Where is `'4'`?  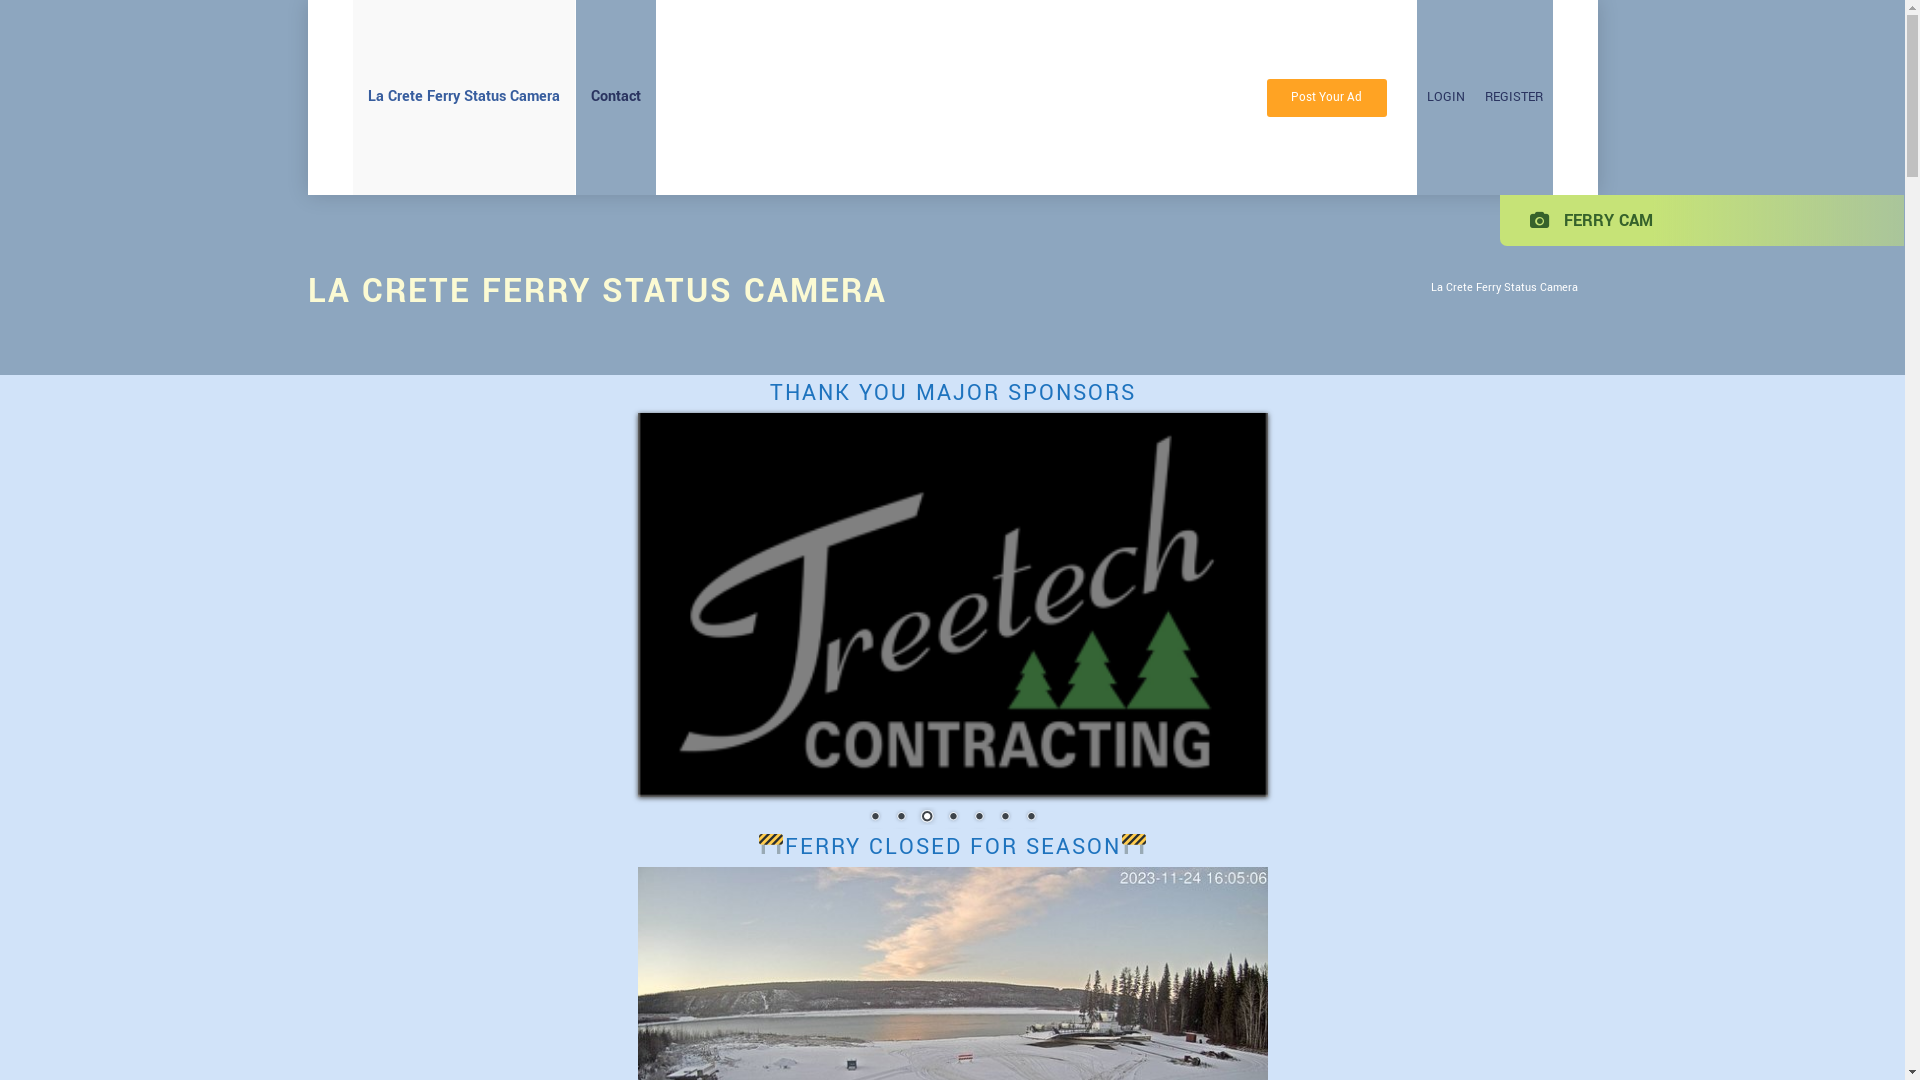
'4' is located at coordinates (952, 817).